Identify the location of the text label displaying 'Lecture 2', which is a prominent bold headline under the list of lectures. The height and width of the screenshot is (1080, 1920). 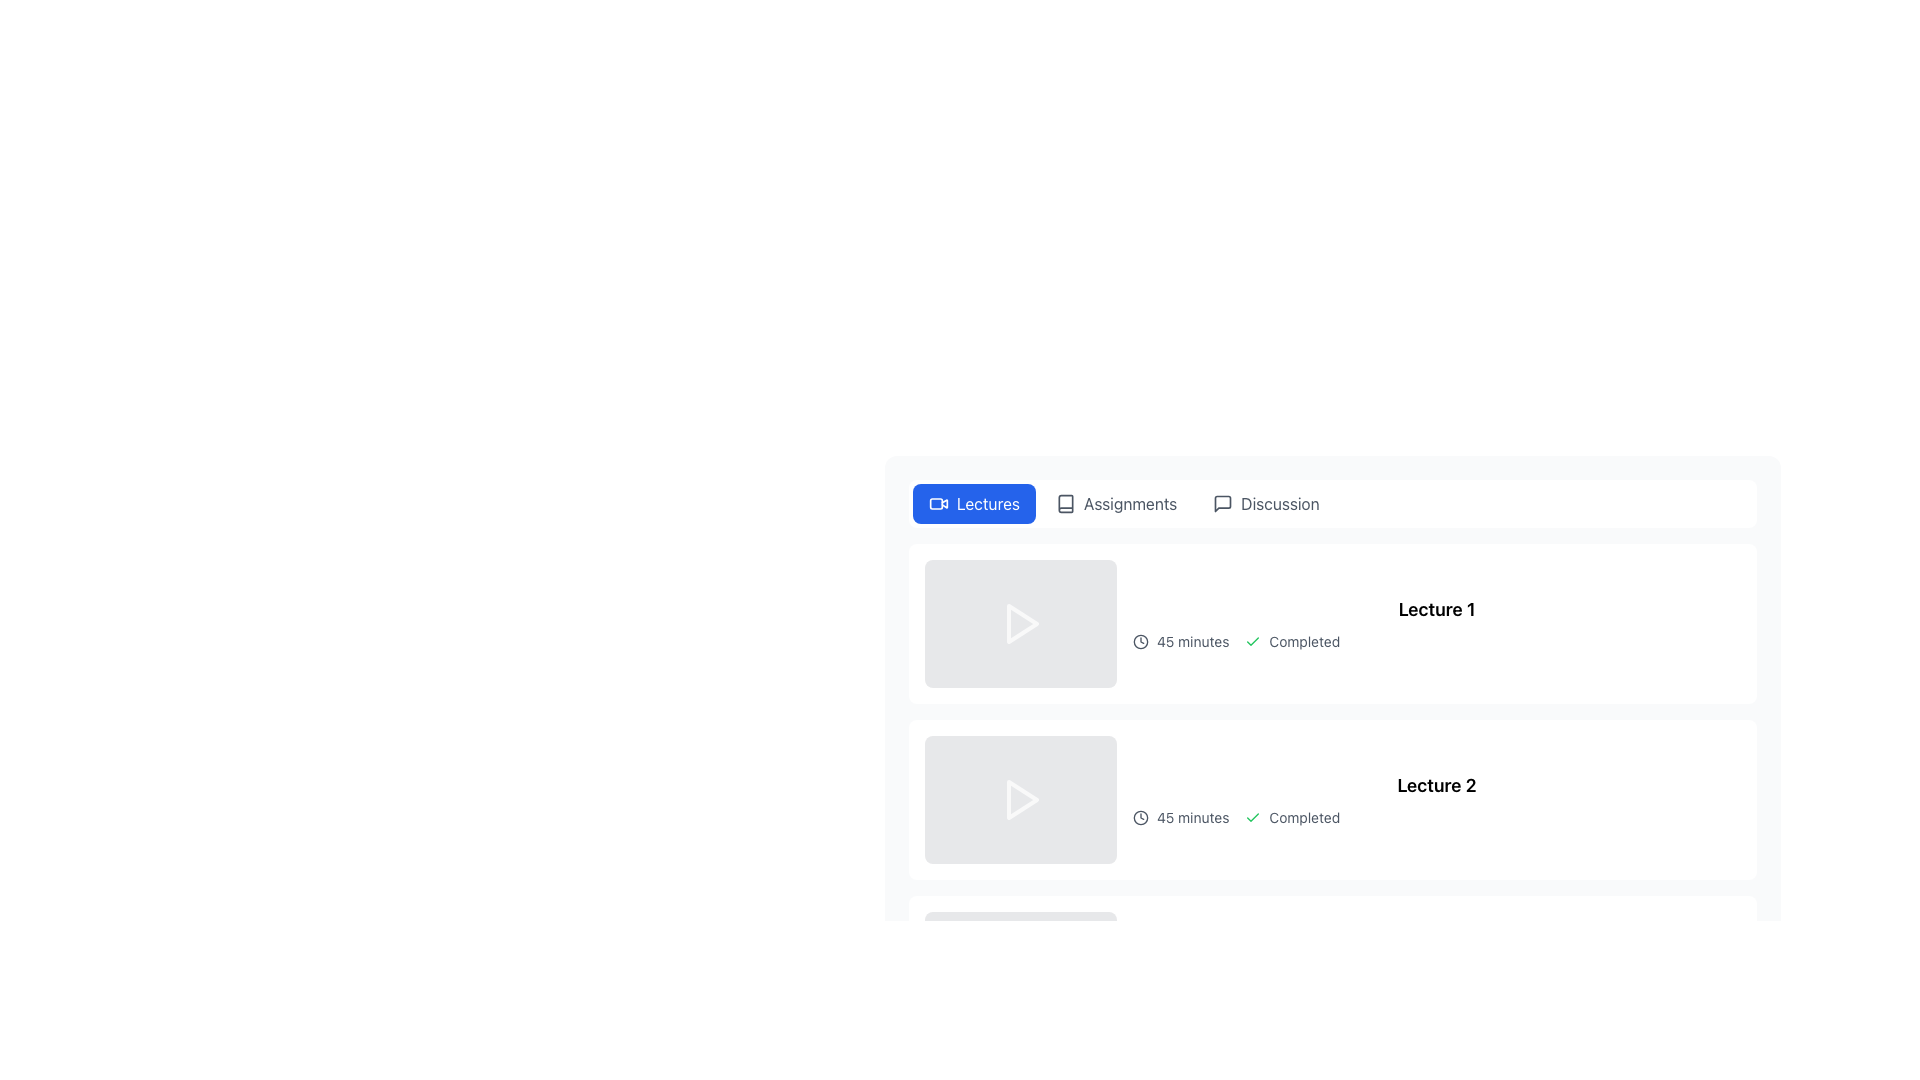
(1435, 785).